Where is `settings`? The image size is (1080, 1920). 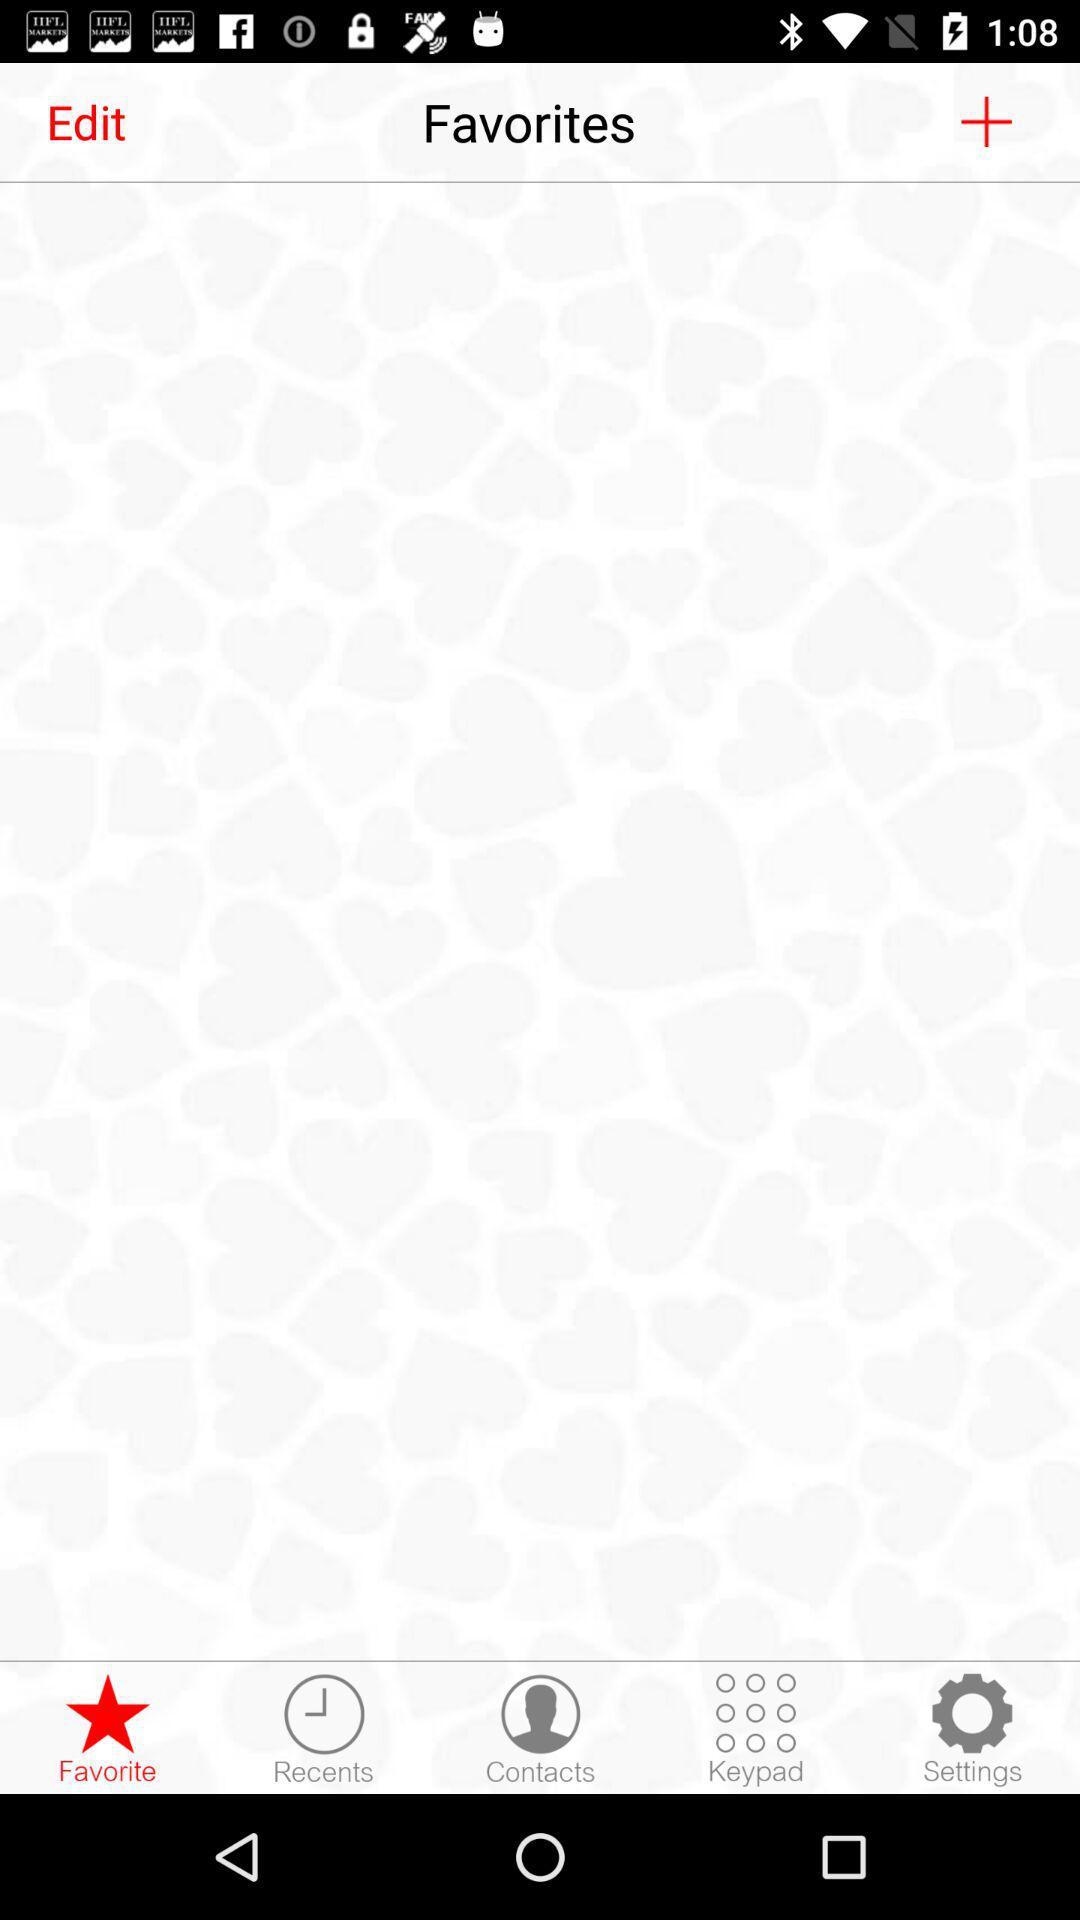 settings is located at coordinates (971, 1728).